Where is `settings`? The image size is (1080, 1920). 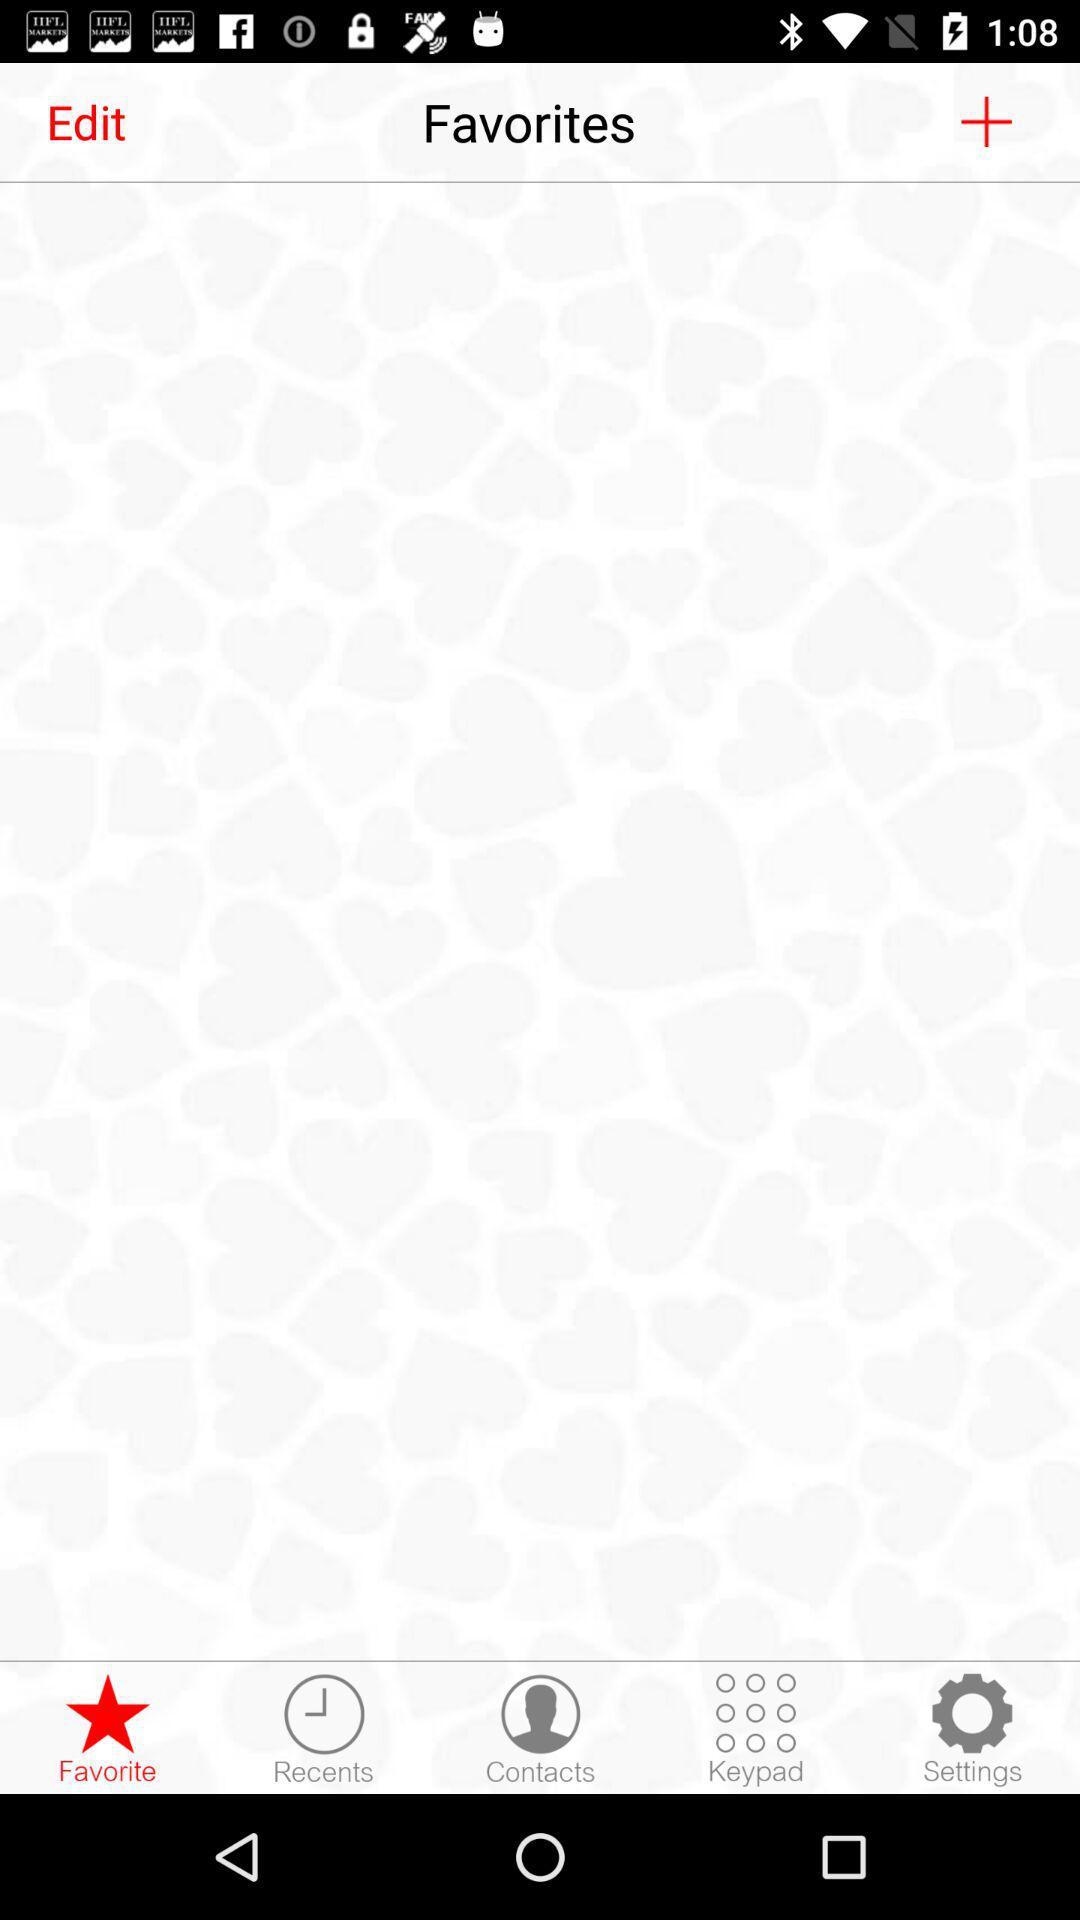 settings is located at coordinates (971, 1728).